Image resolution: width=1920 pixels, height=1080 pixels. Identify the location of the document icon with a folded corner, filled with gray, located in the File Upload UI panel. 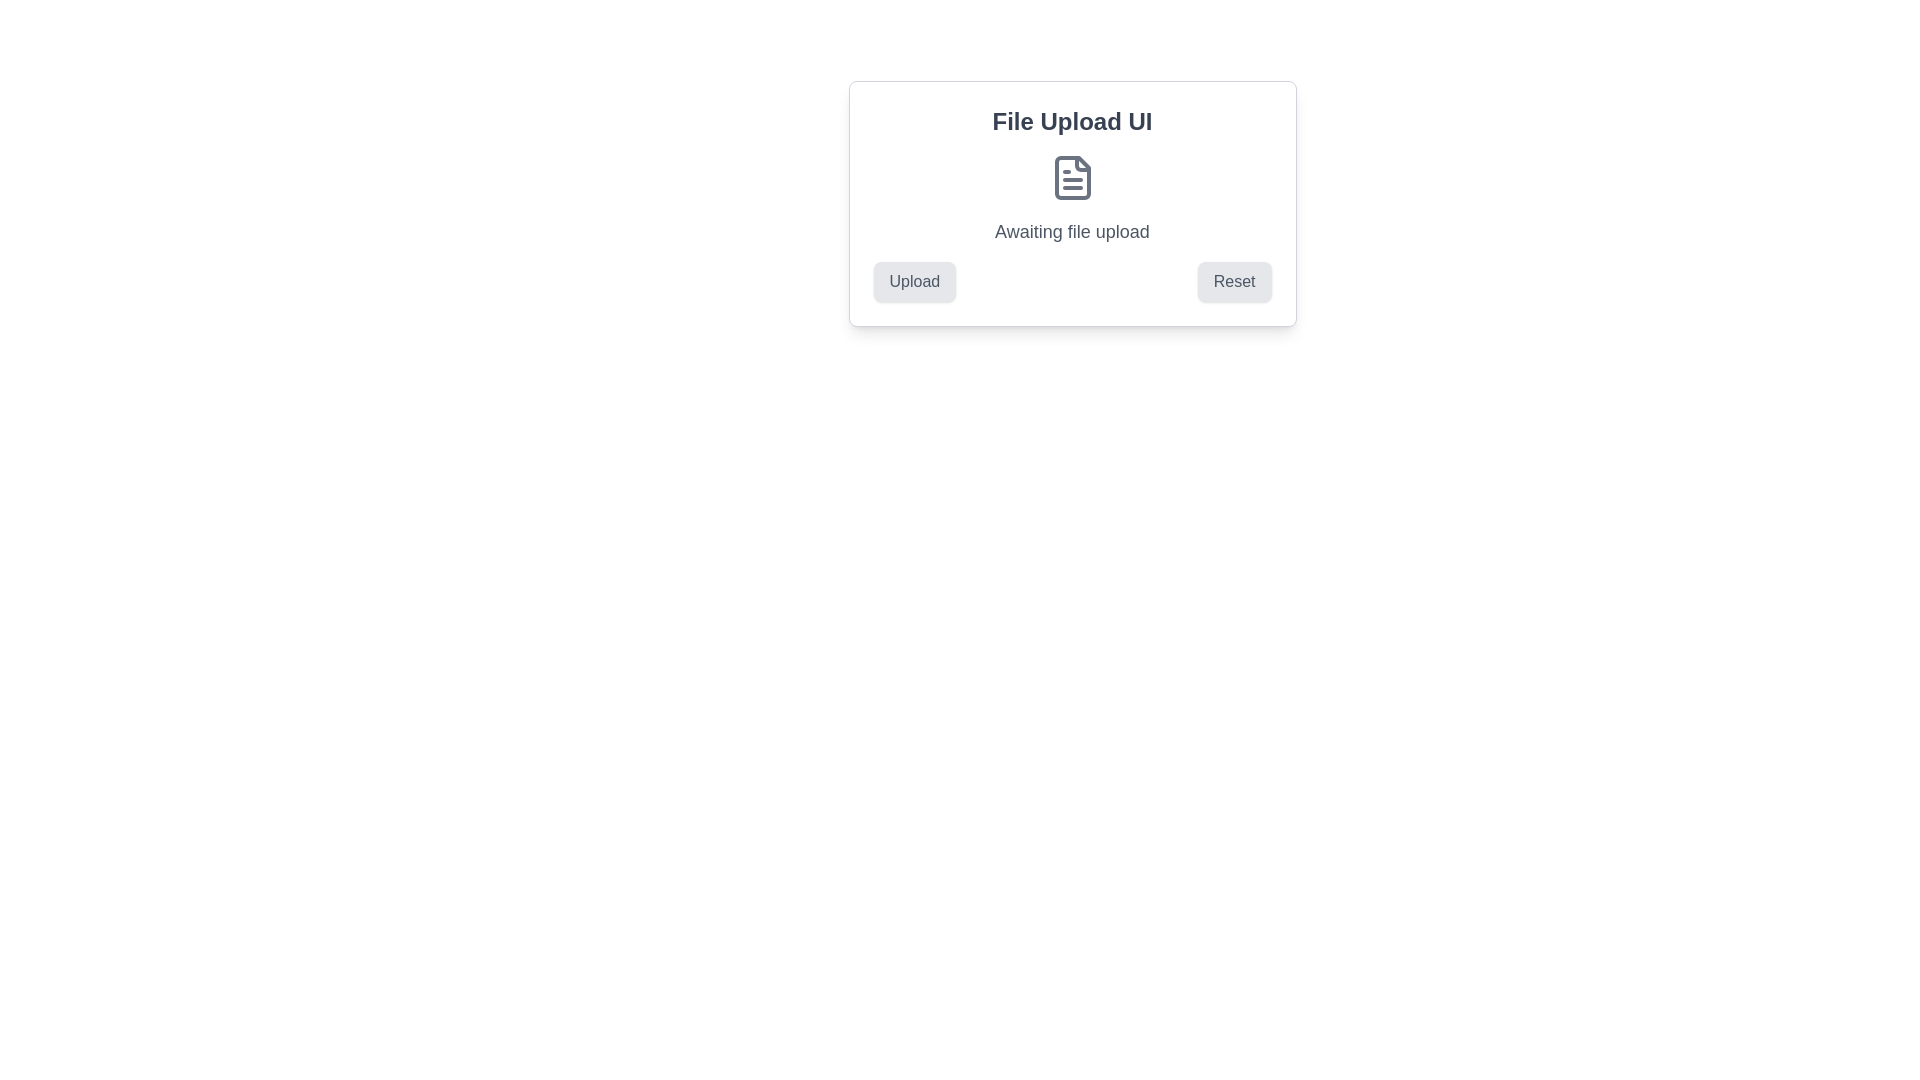
(1071, 176).